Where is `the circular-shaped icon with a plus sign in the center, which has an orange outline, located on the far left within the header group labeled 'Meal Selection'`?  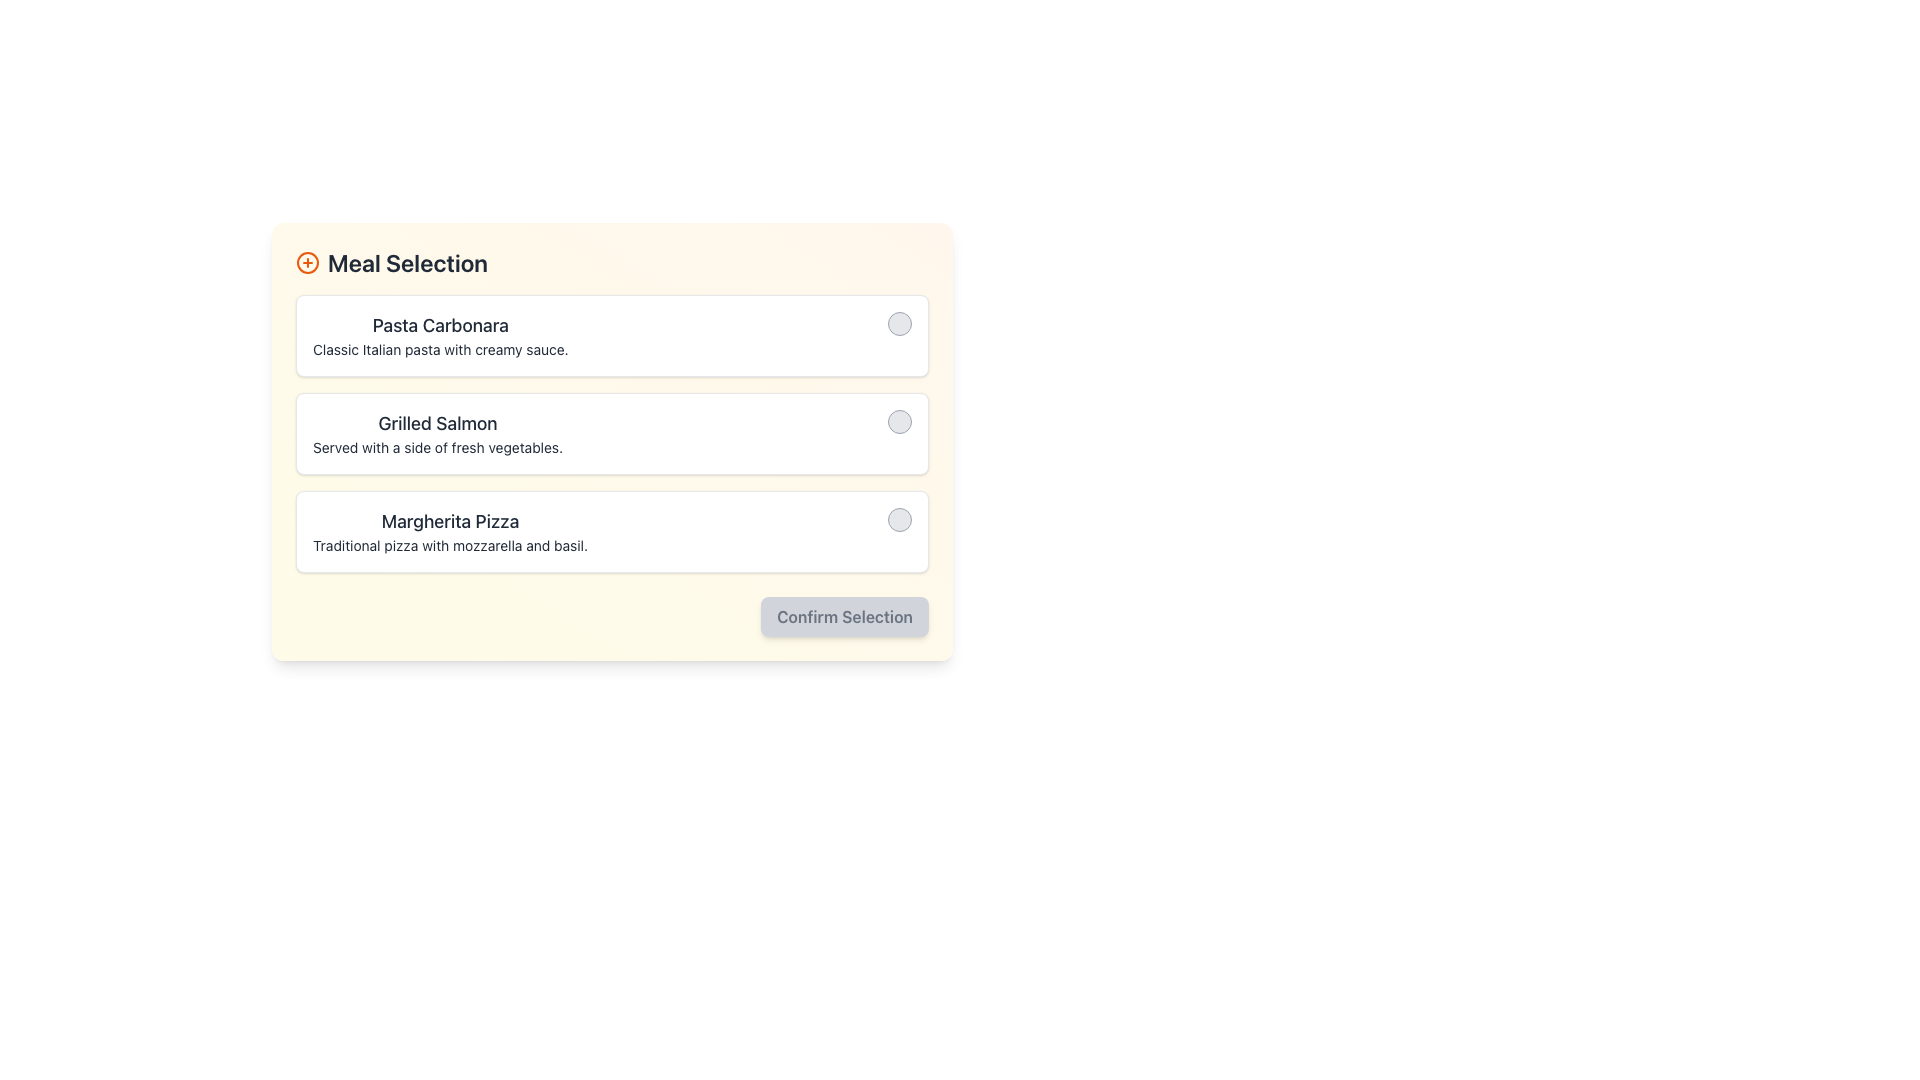
the circular-shaped icon with a plus sign in the center, which has an orange outline, located on the far left within the header group labeled 'Meal Selection' is located at coordinates (306, 261).